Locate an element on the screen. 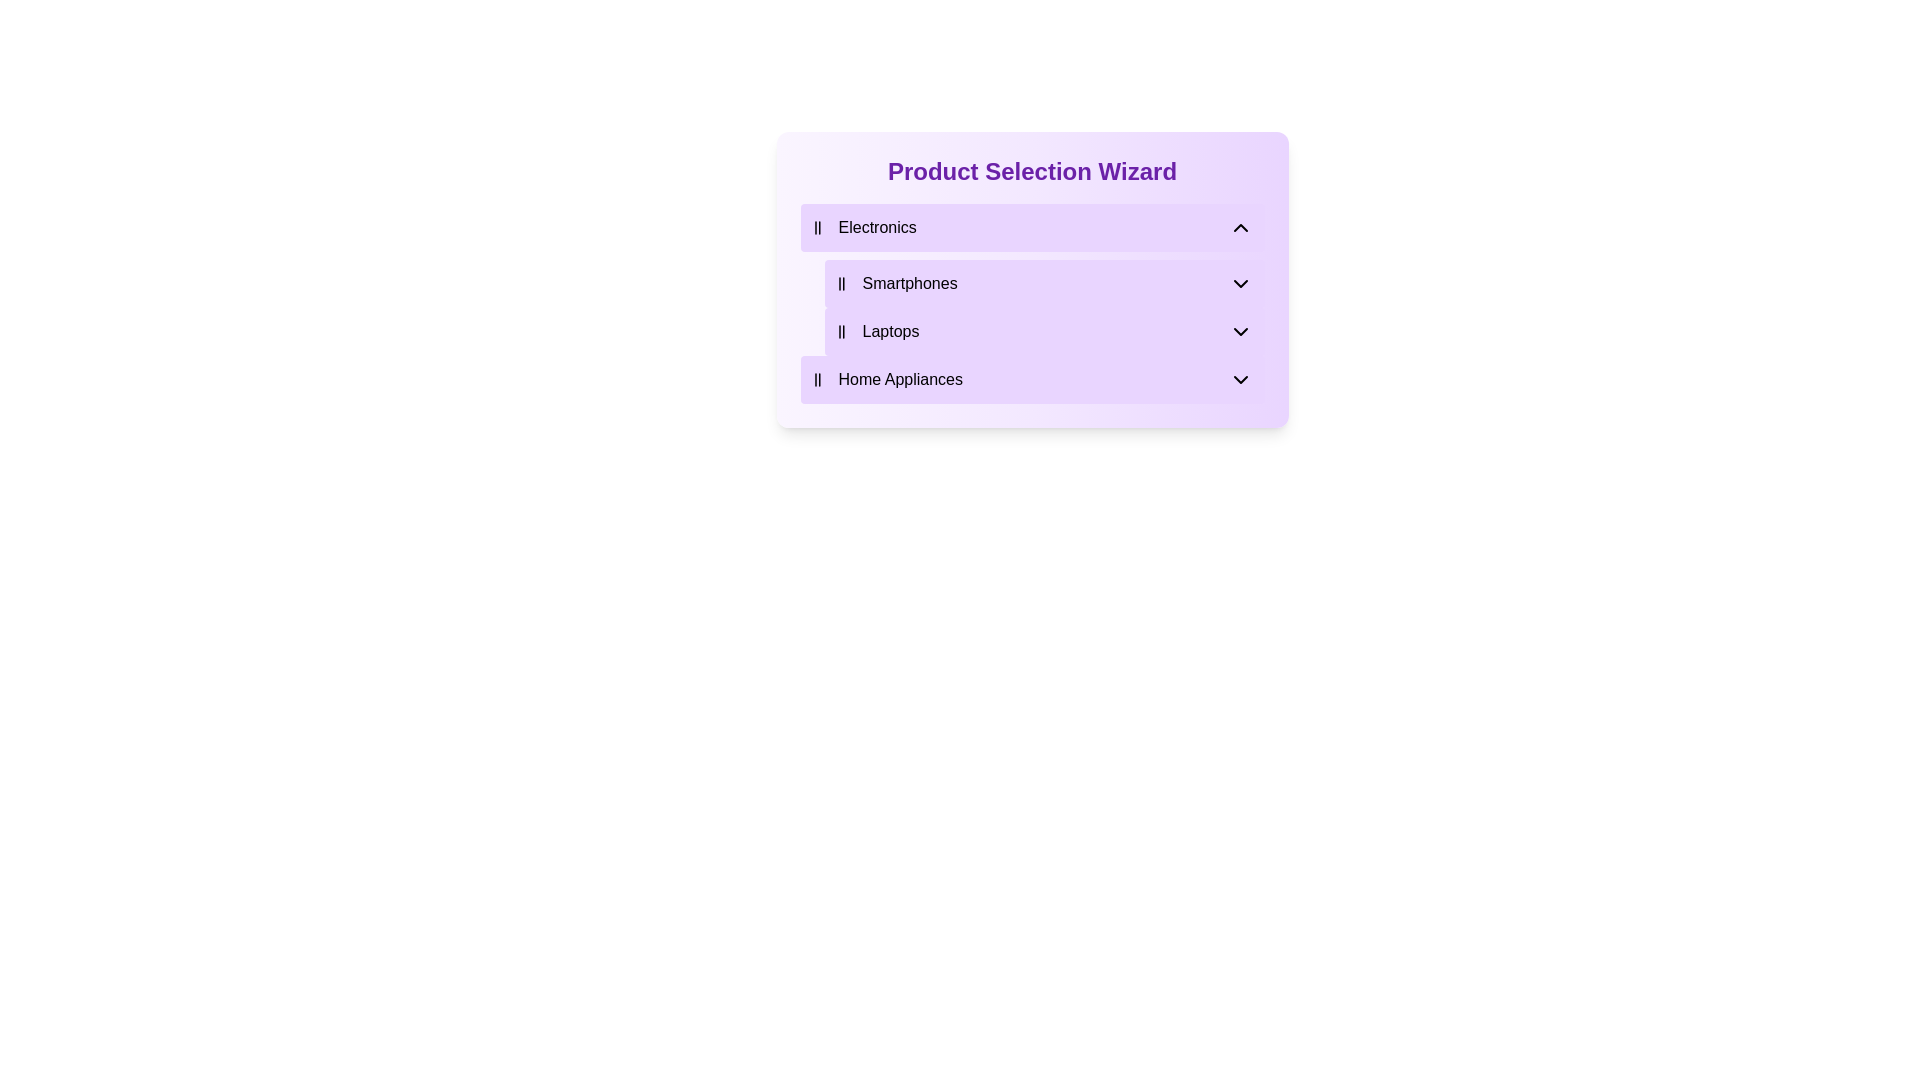 The width and height of the screenshot is (1920, 1080). the 'Home Appliances' text label, which is styled with dark text on a light purple background and is part of the menu under 'Electronics' is located at coordinates (899, 380).